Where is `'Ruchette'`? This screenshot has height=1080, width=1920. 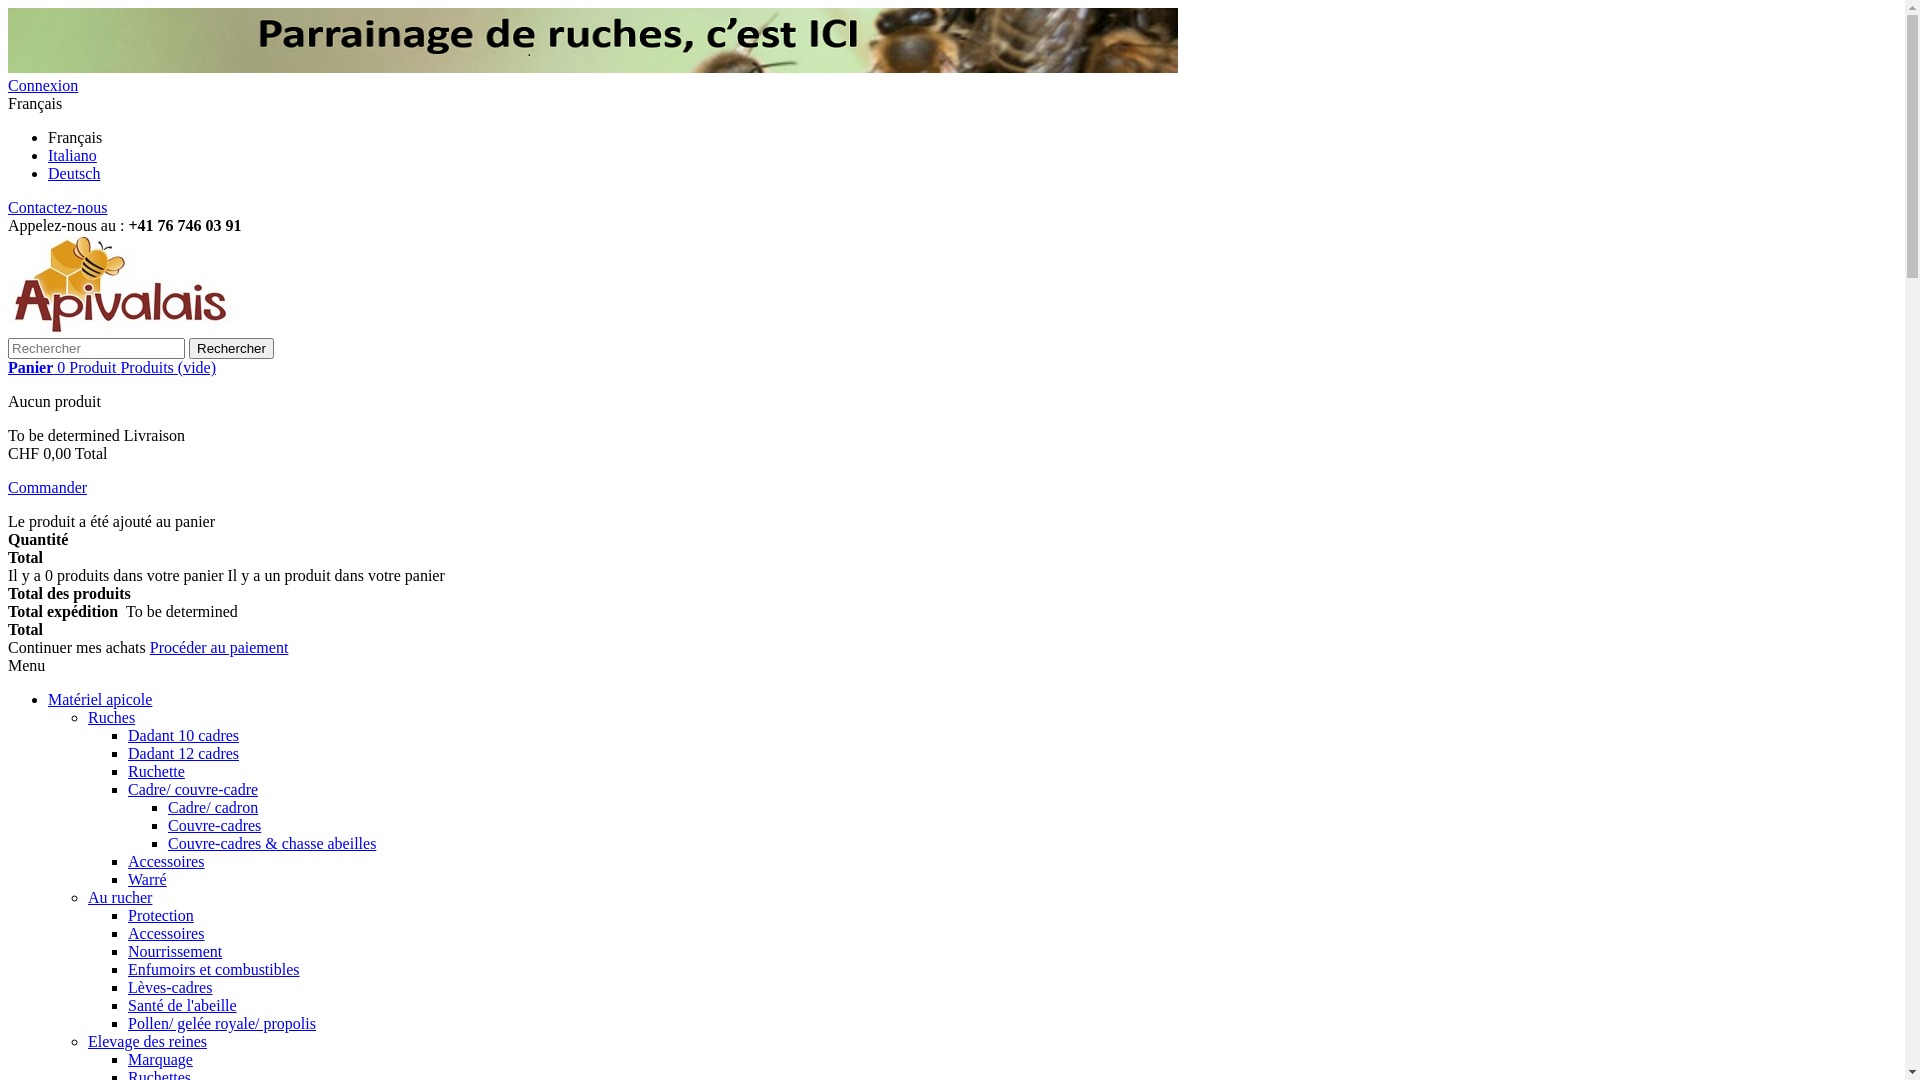 'Ruchette' is located at coordinates (127, 770).